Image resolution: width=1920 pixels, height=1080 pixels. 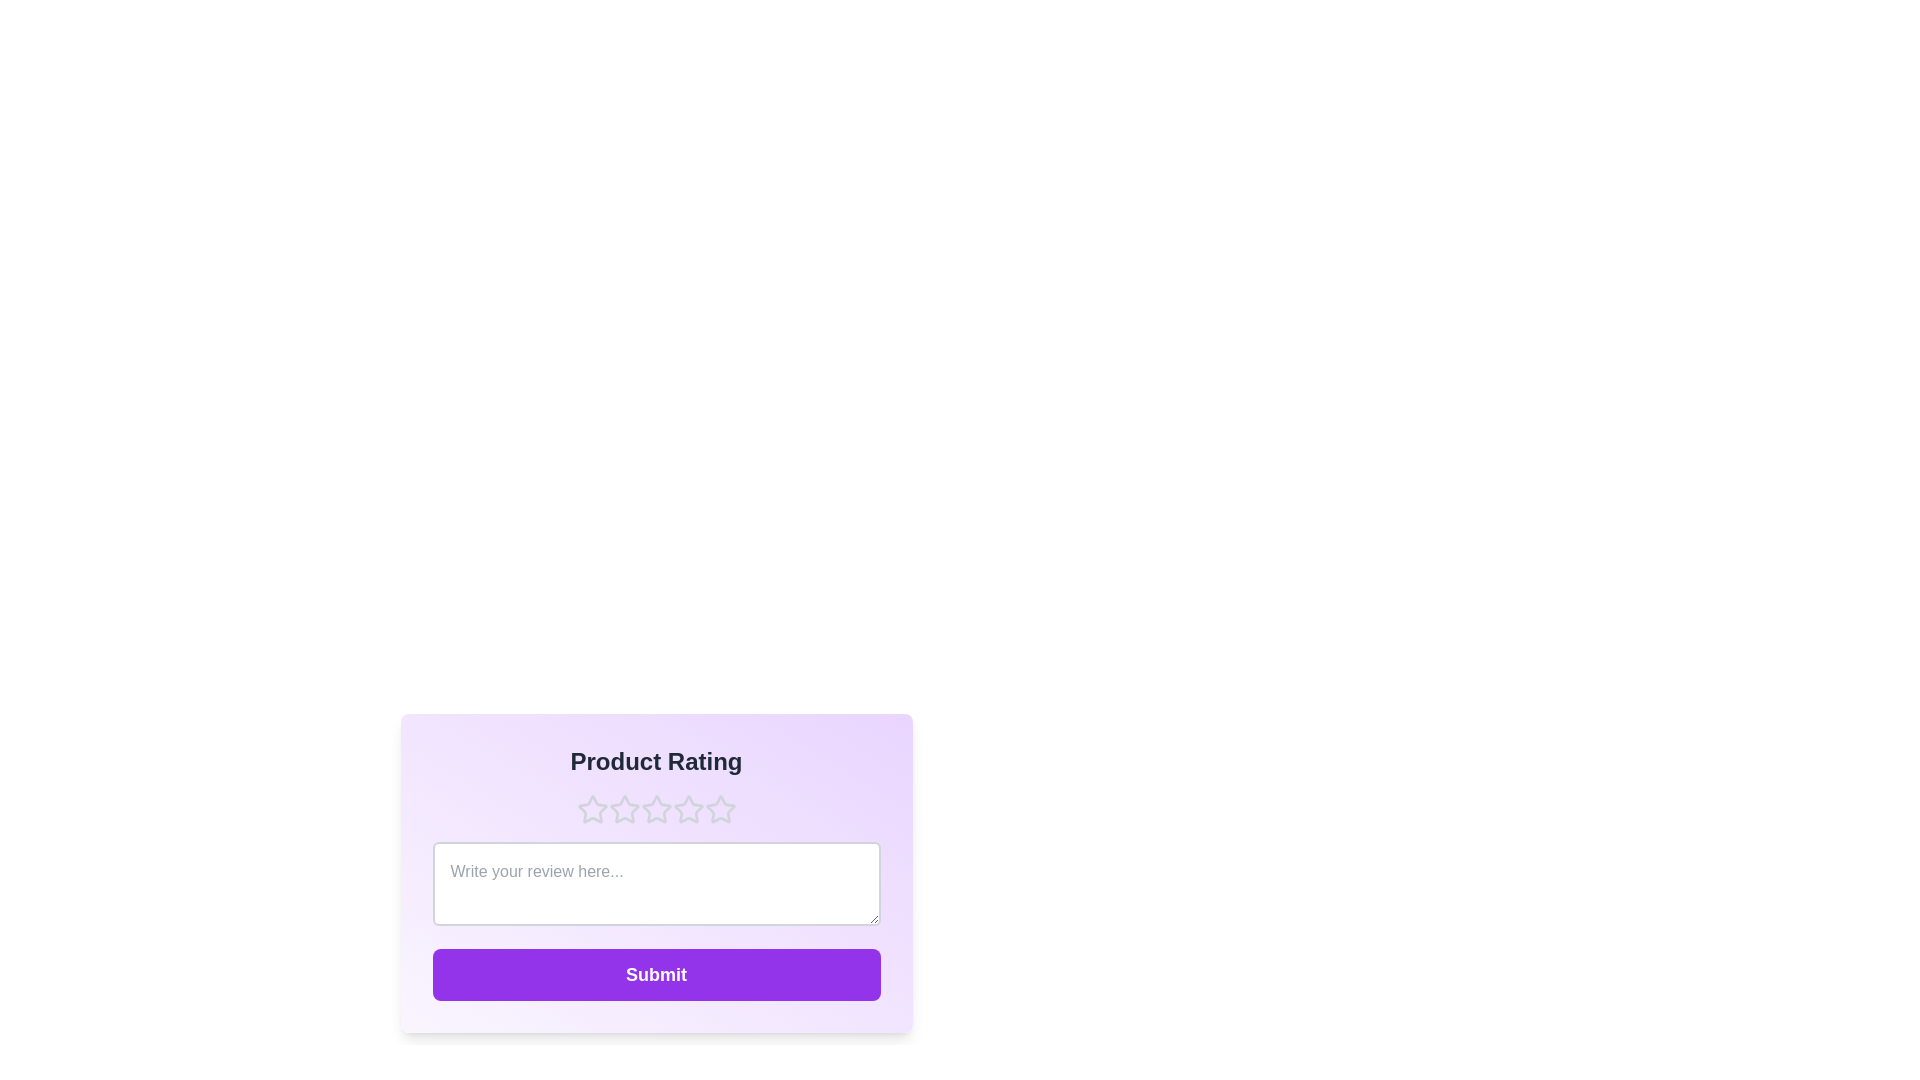 What do you see at coordinates (656, 882) in the screenshot?
I see `the text area to focus and enable text input` at bounding box center [656, 882].